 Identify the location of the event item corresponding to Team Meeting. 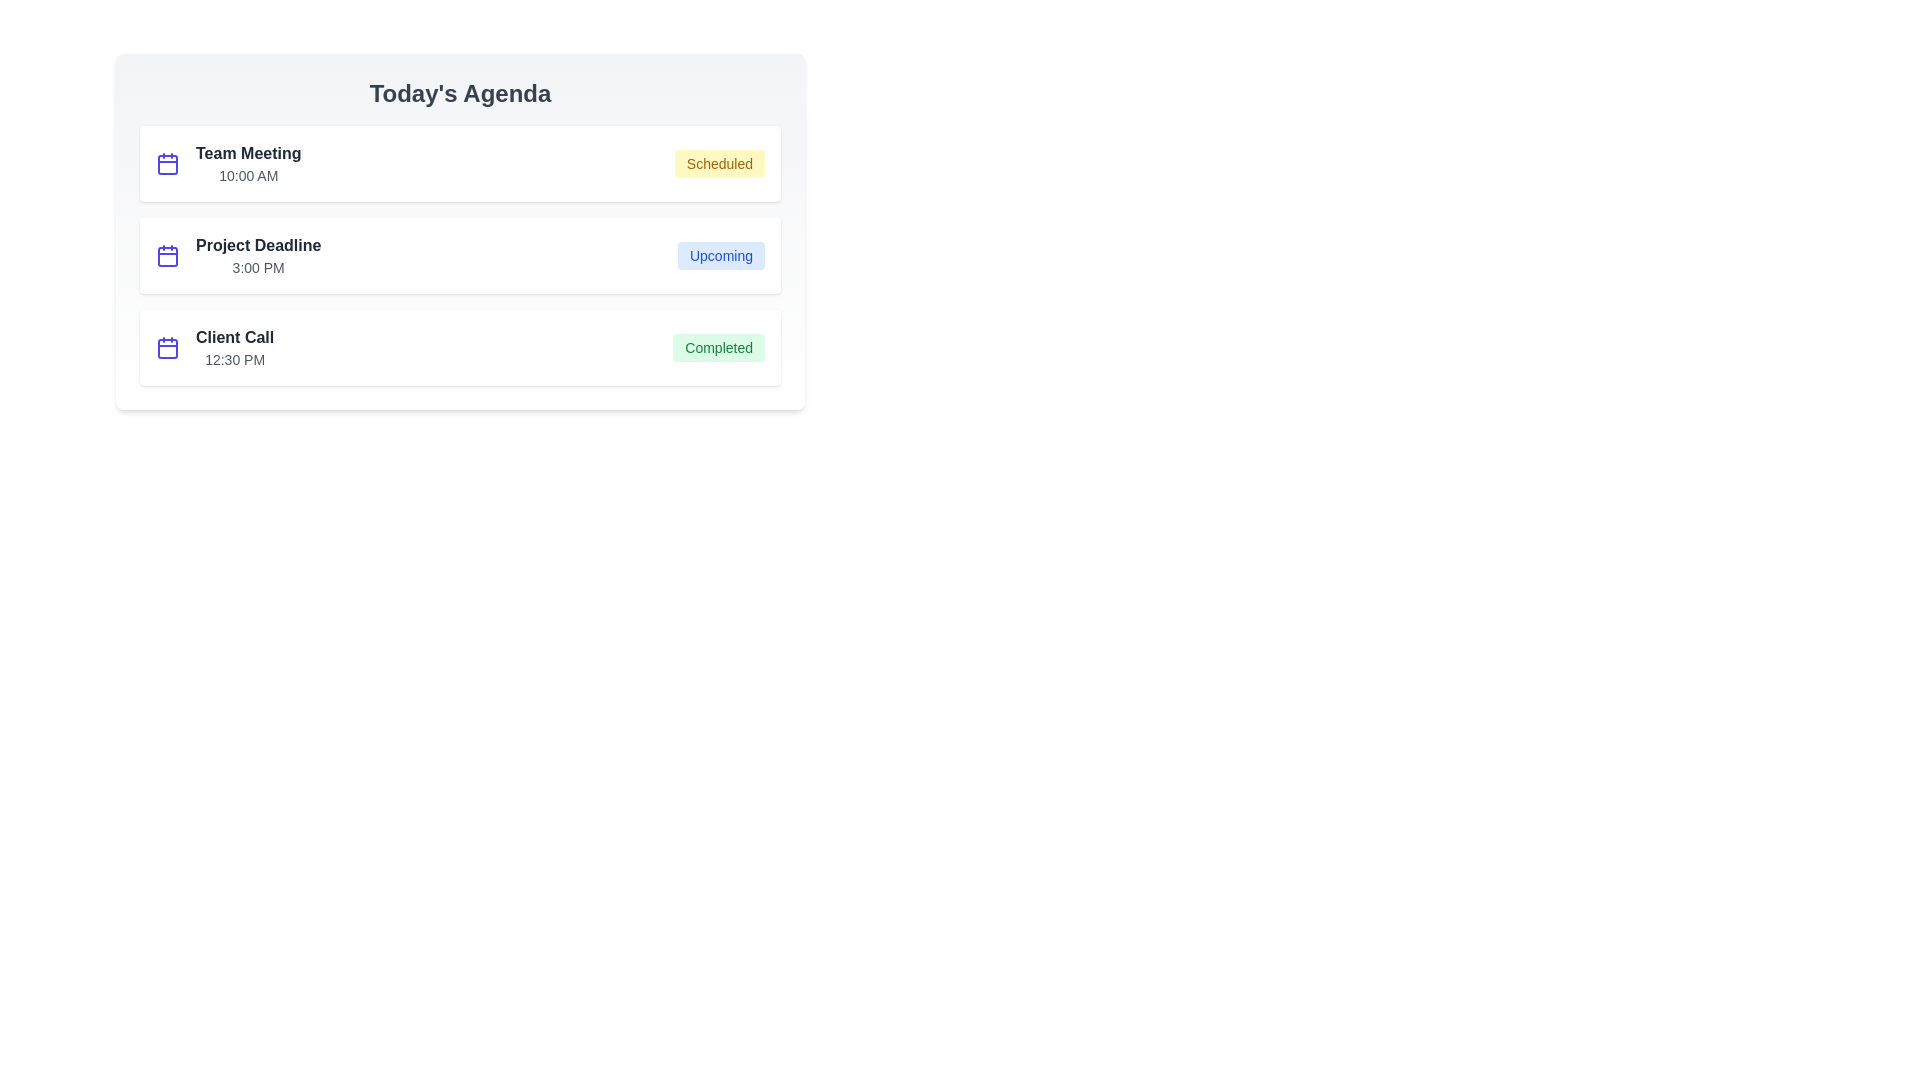
(459, 163).